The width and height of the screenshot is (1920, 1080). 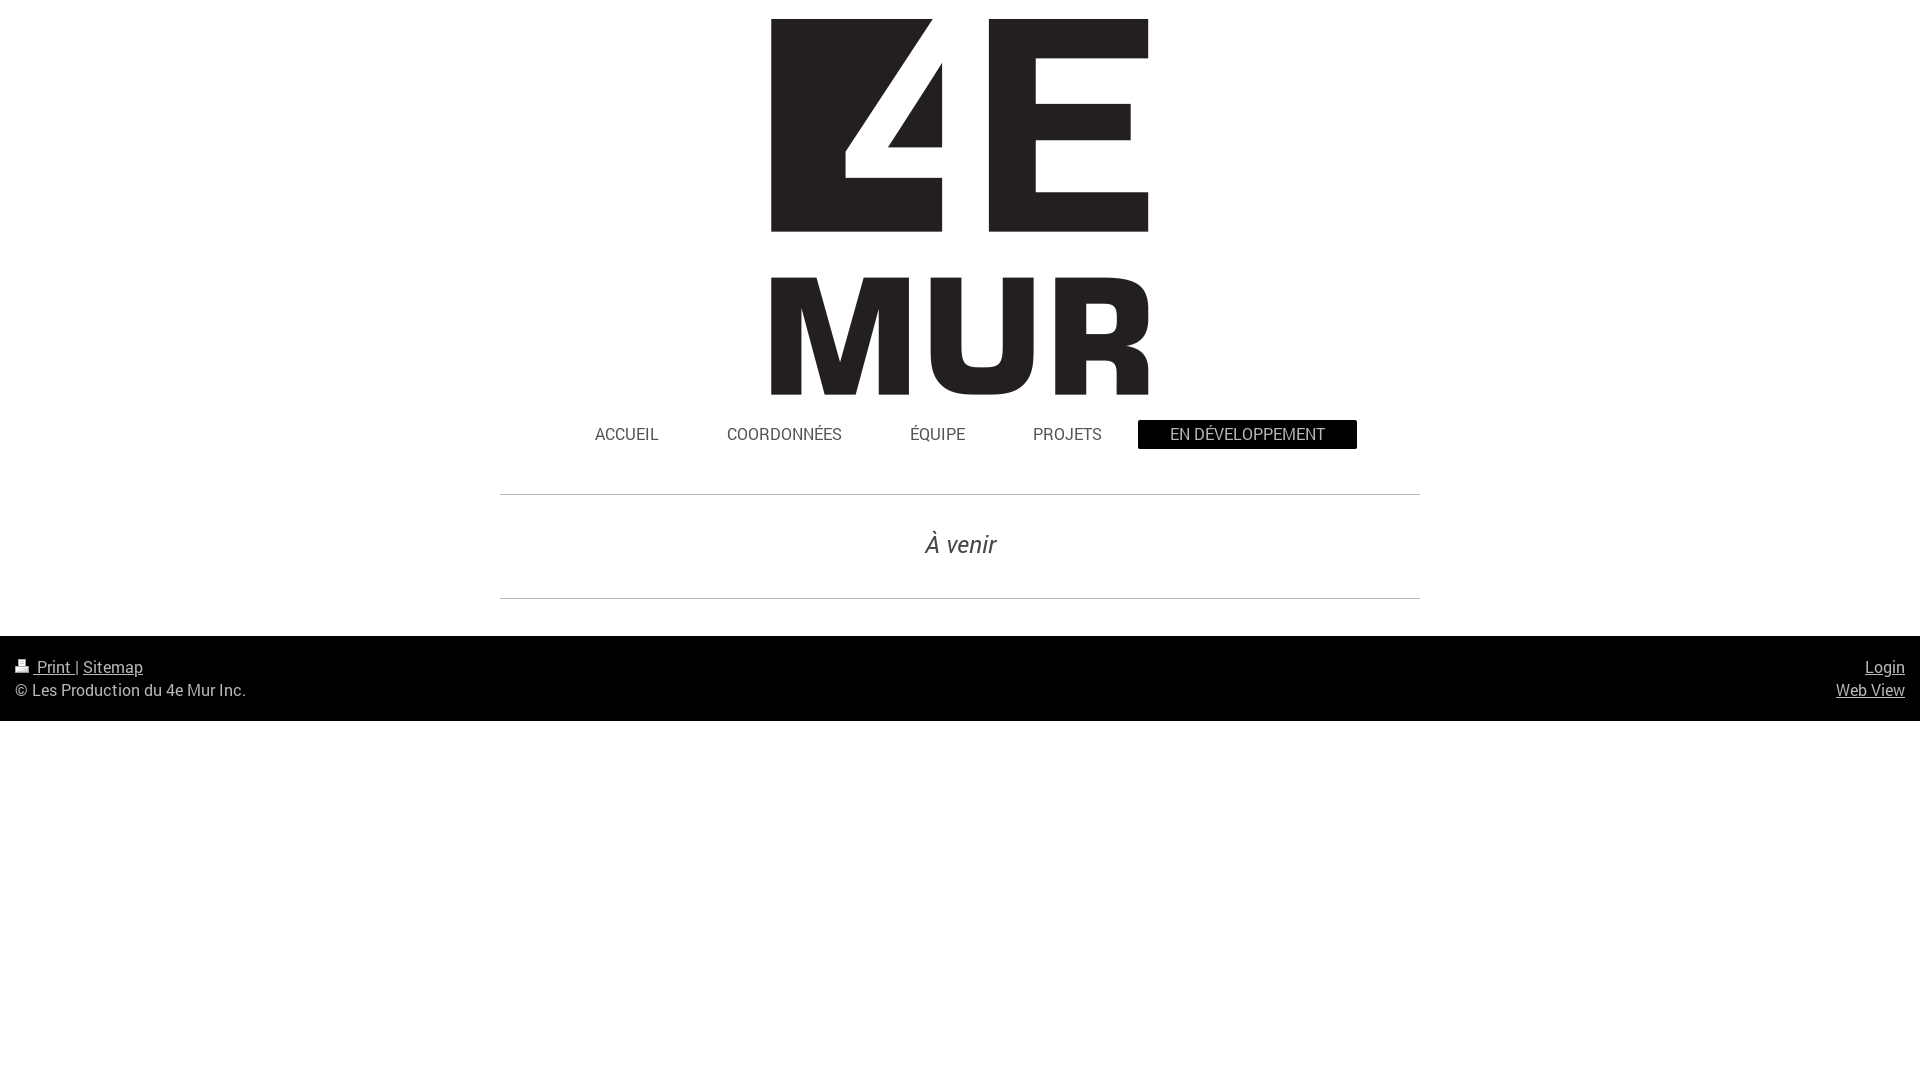 I want to click on 'Sitemap', so click(x=112, y=666).